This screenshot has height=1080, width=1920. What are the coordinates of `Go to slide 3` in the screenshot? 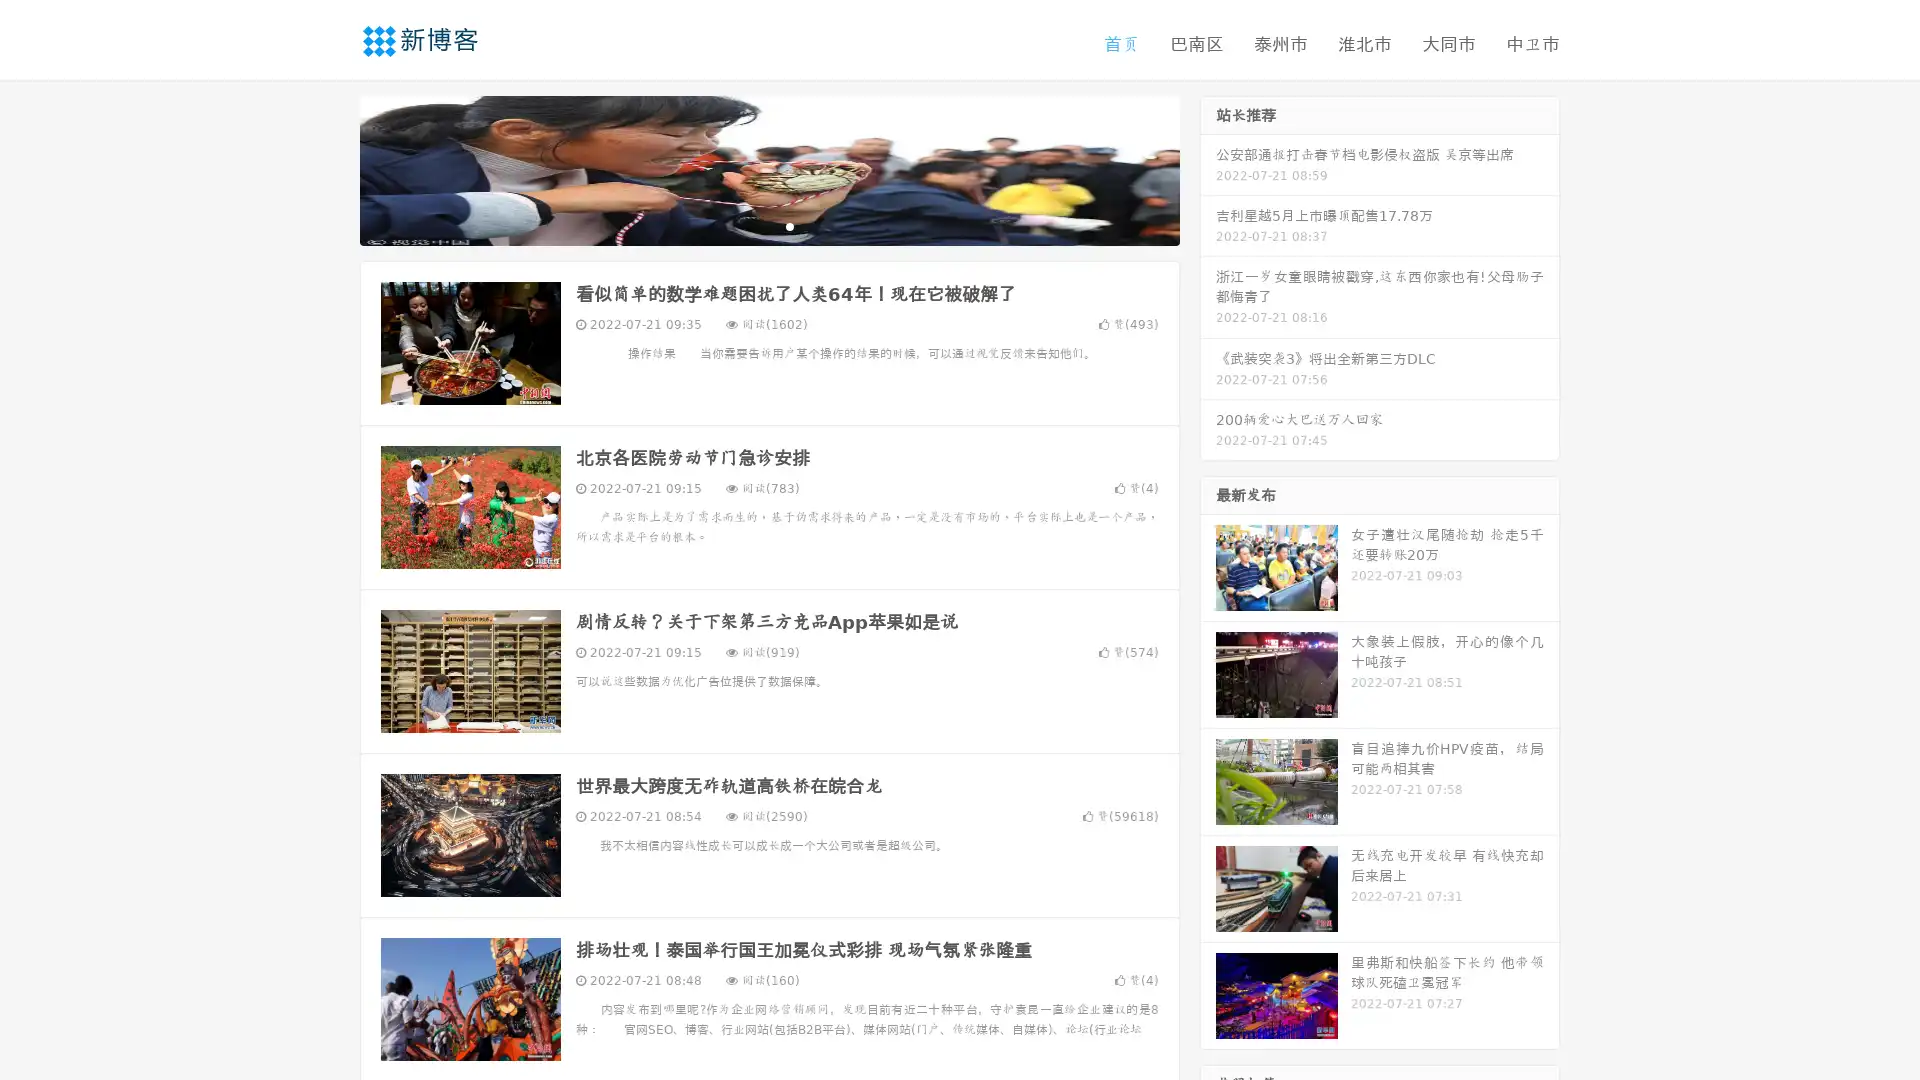 It's located at (789, 225).